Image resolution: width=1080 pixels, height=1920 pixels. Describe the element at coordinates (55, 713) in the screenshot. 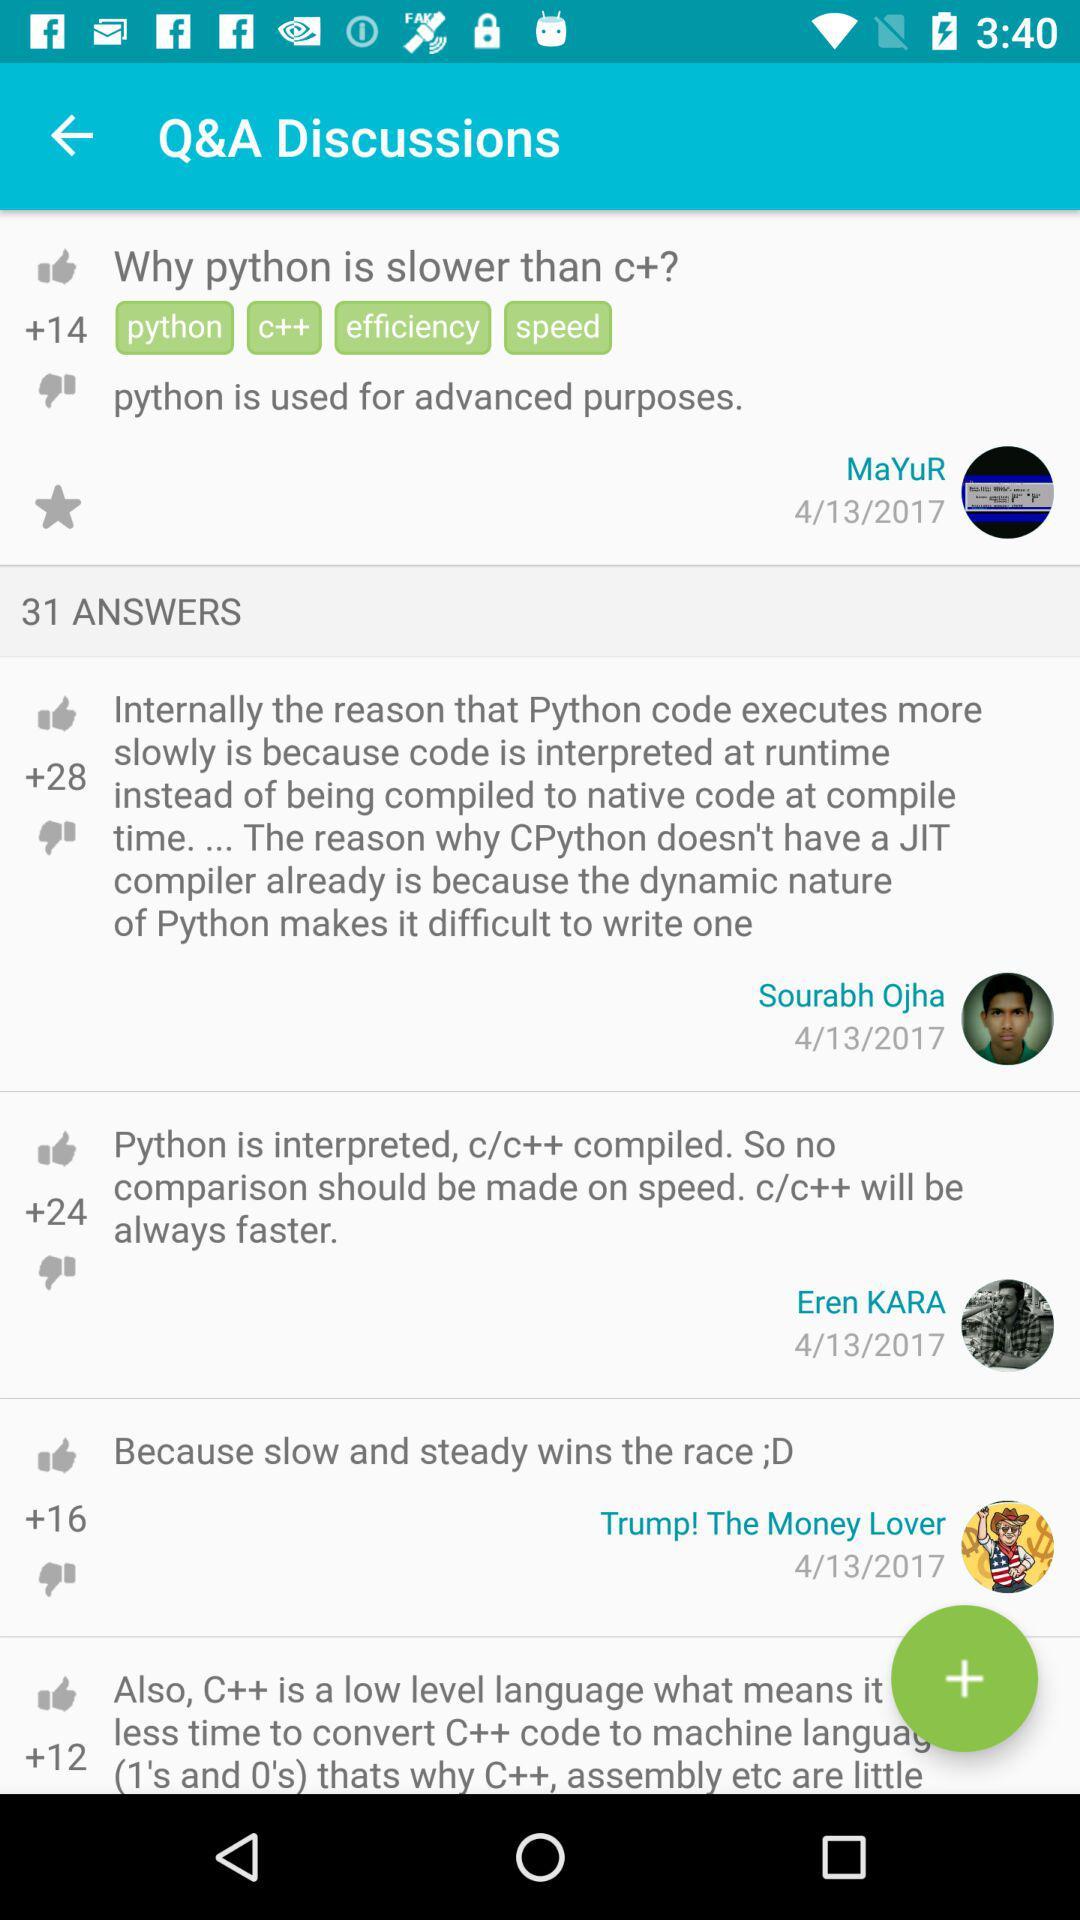

I see `upvote answer` at that location.